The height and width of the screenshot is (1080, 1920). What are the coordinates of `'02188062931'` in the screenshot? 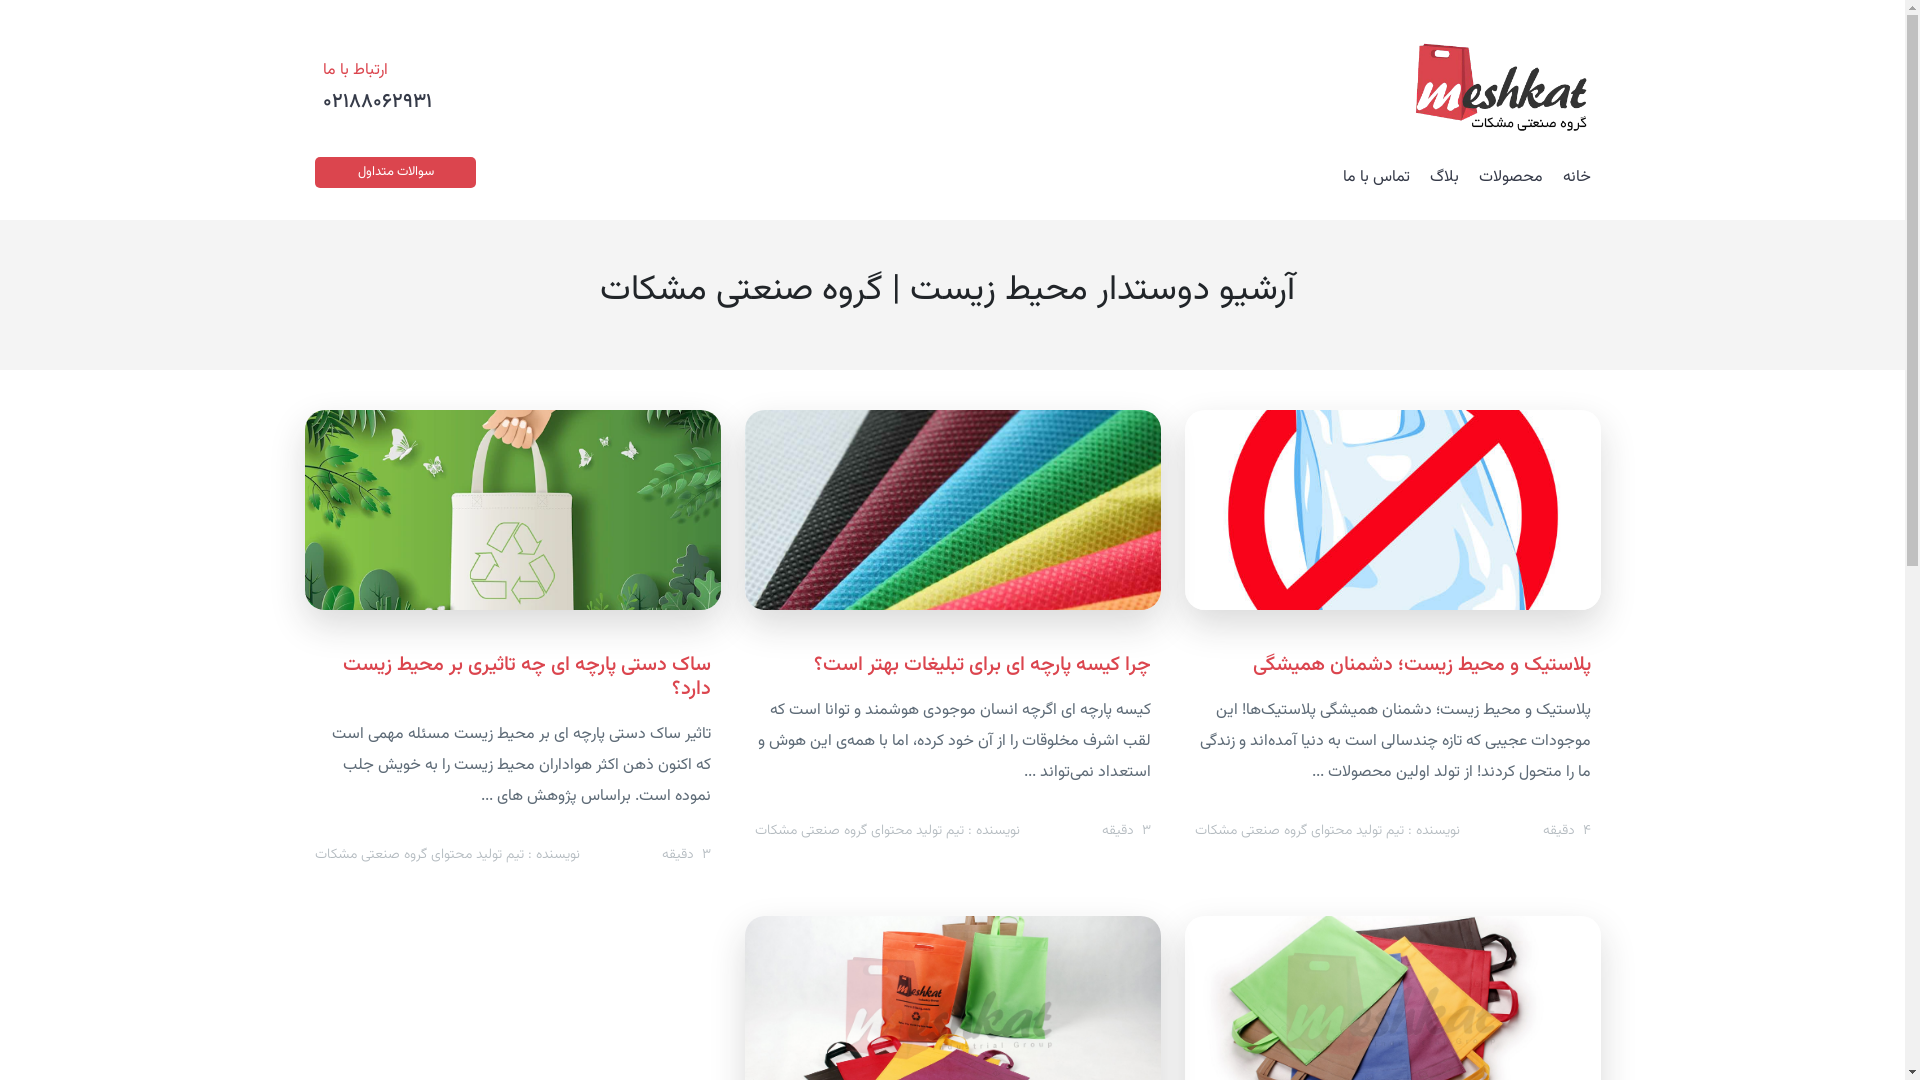 It's located at (377, 101).